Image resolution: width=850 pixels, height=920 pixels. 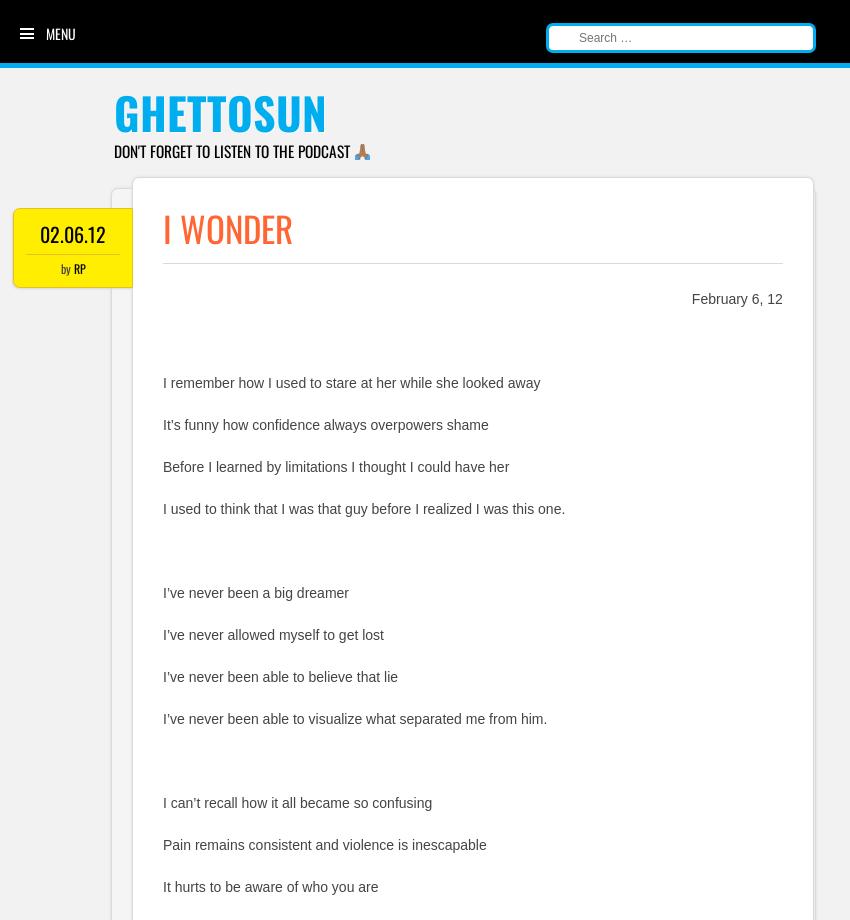 What do you see at coordinates (73, 233) in the screenshot?
I see `'02.06.12'` at bounding box center [73, 233].